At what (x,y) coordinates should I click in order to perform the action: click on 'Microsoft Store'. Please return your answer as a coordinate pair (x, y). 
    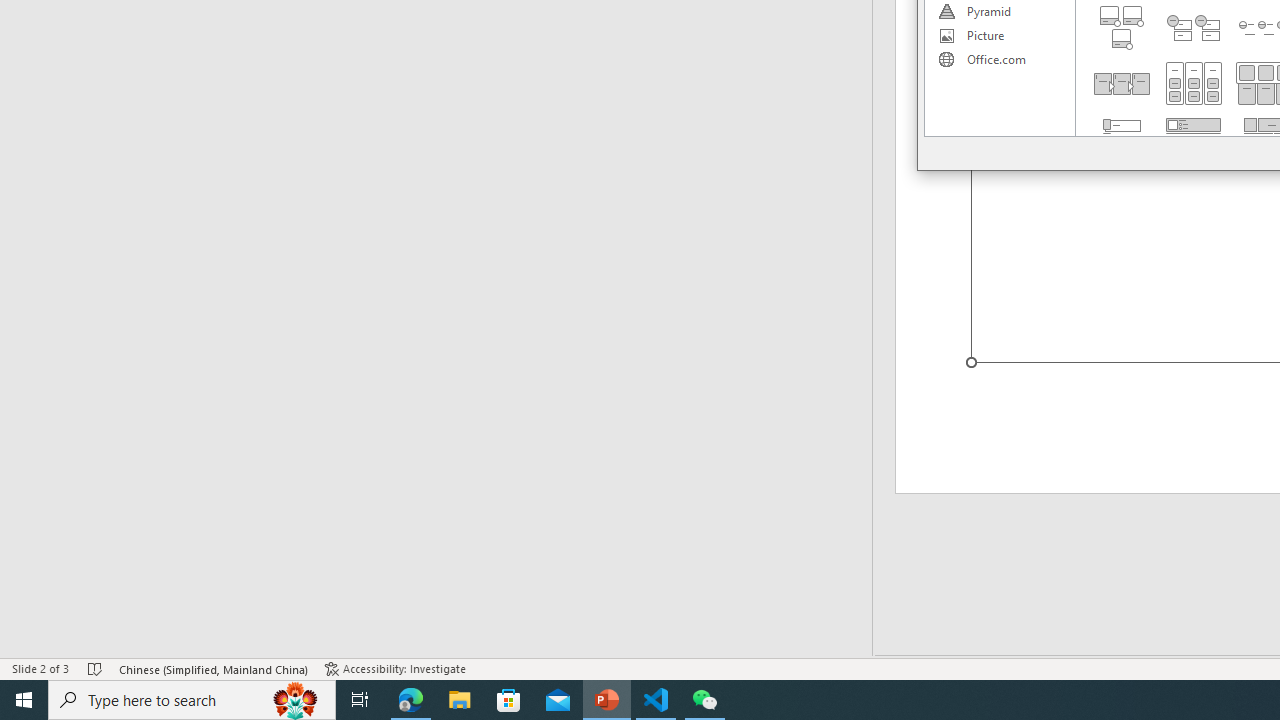
    Looking at the image, I should click on (509, 698).